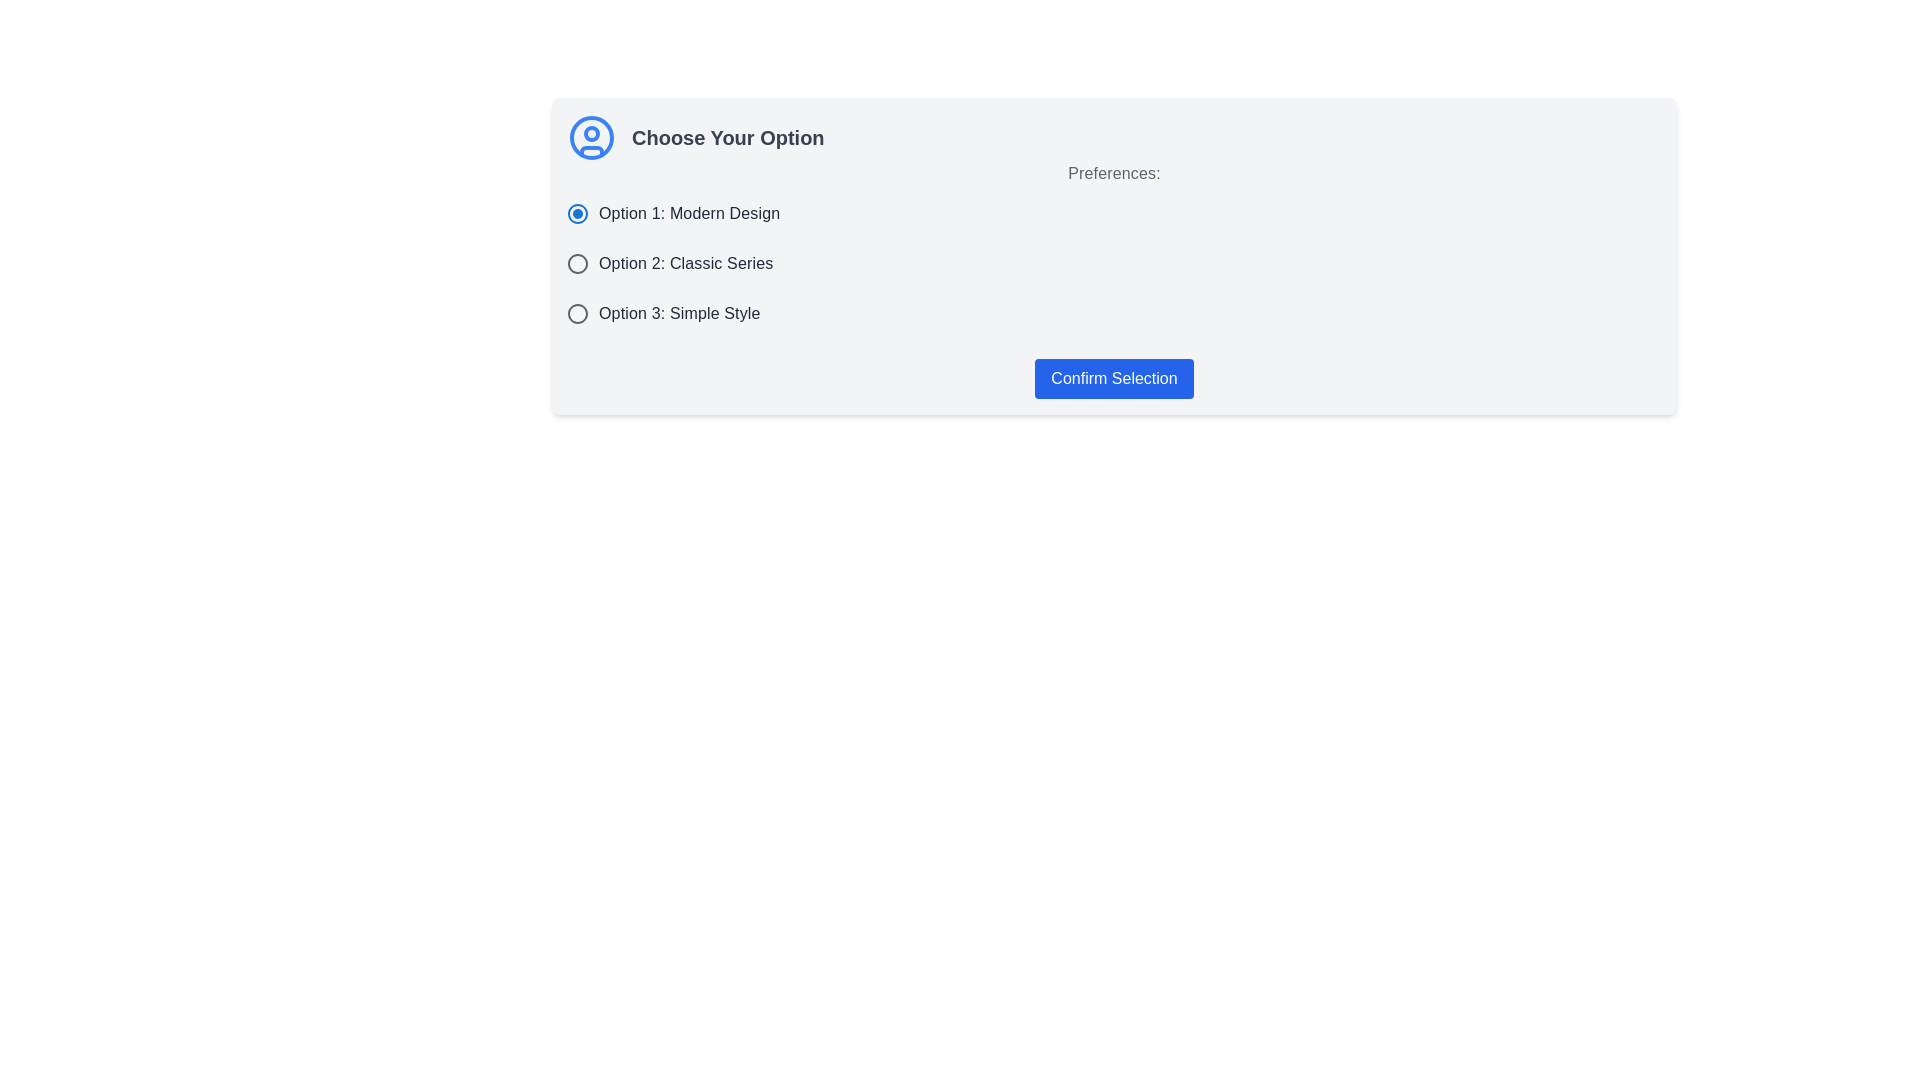 This screenshot has height=1080, width=1920. What do you see at coordinates (576, 213) in the screenshot?
I see `the SVG graphic element of the radio button labeled 'Option 1: Modern Design', which appears as a circular shape with a thin border` at bounding box center [576, 213].